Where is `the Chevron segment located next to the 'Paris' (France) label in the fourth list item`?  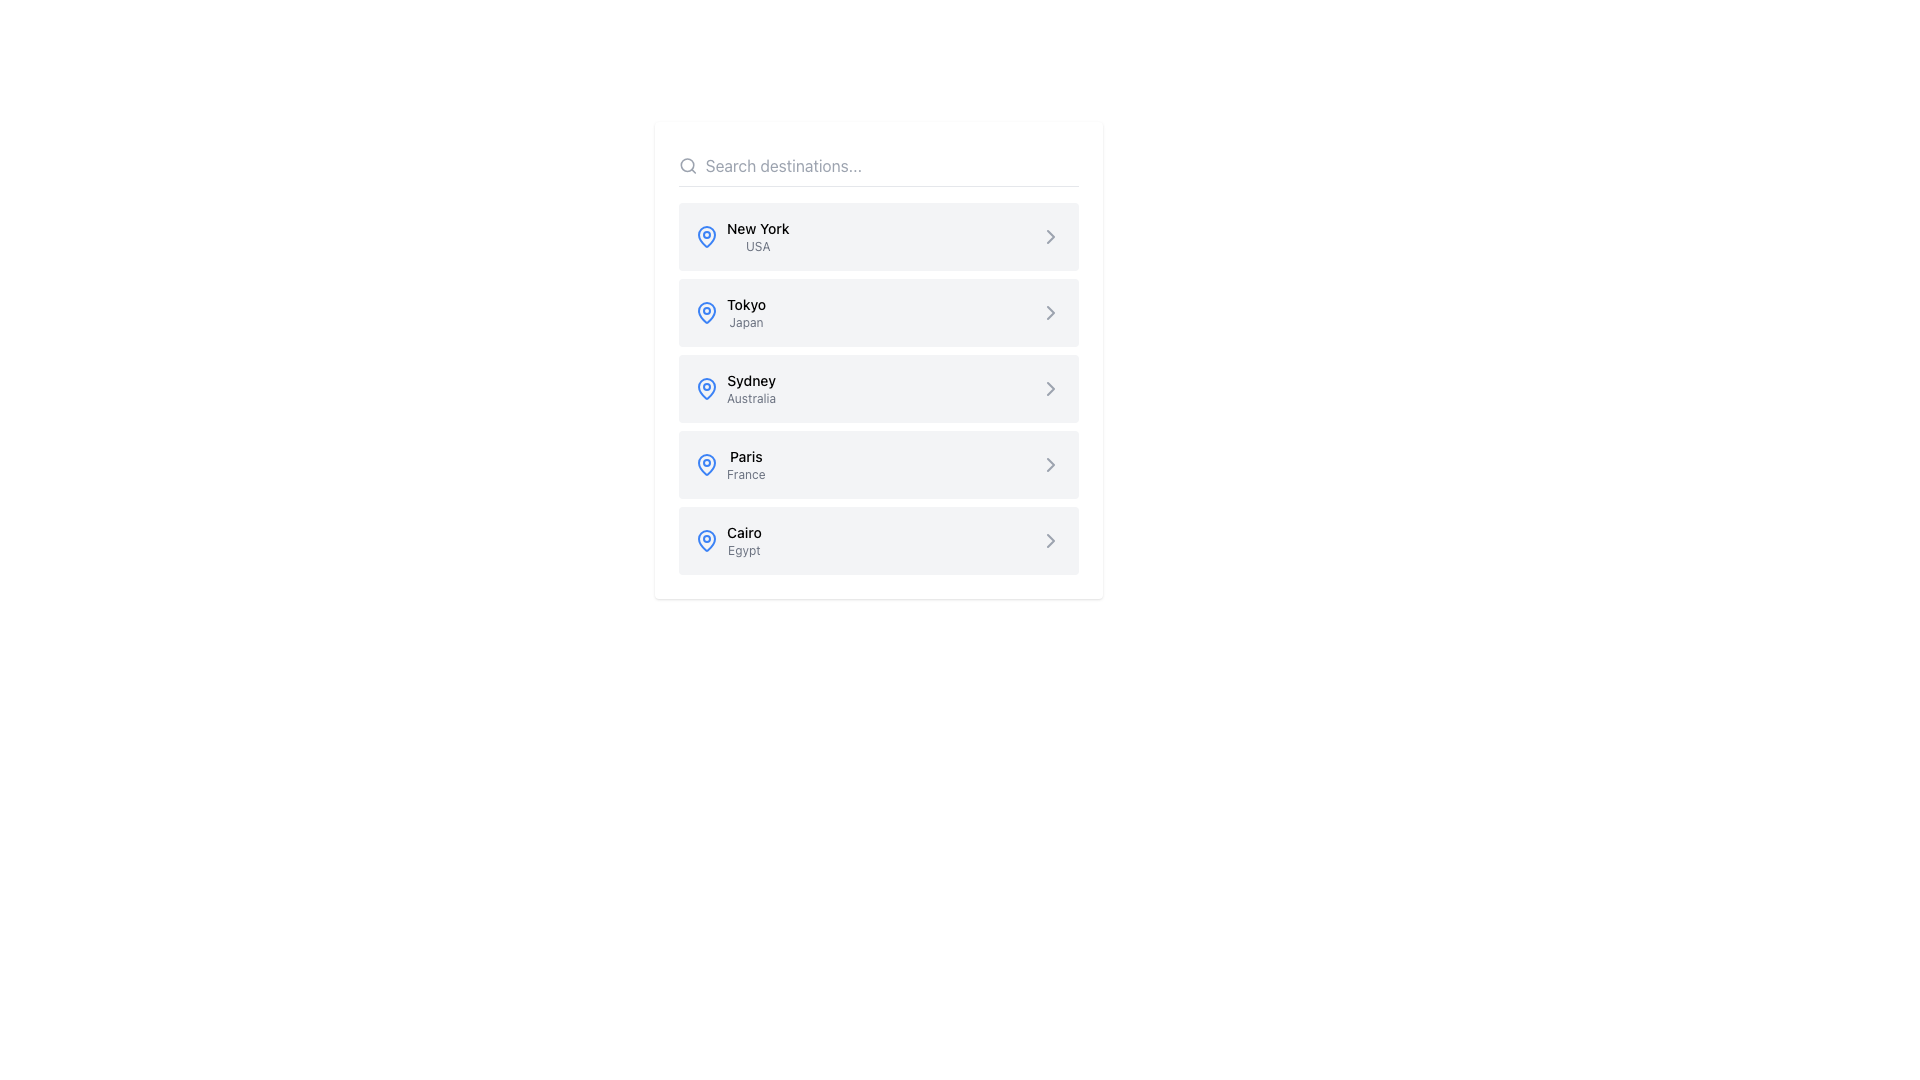 the Chevron segment located next to the 'Paris' (France) label in the fourth list item is located at coordinates (1050, 465).